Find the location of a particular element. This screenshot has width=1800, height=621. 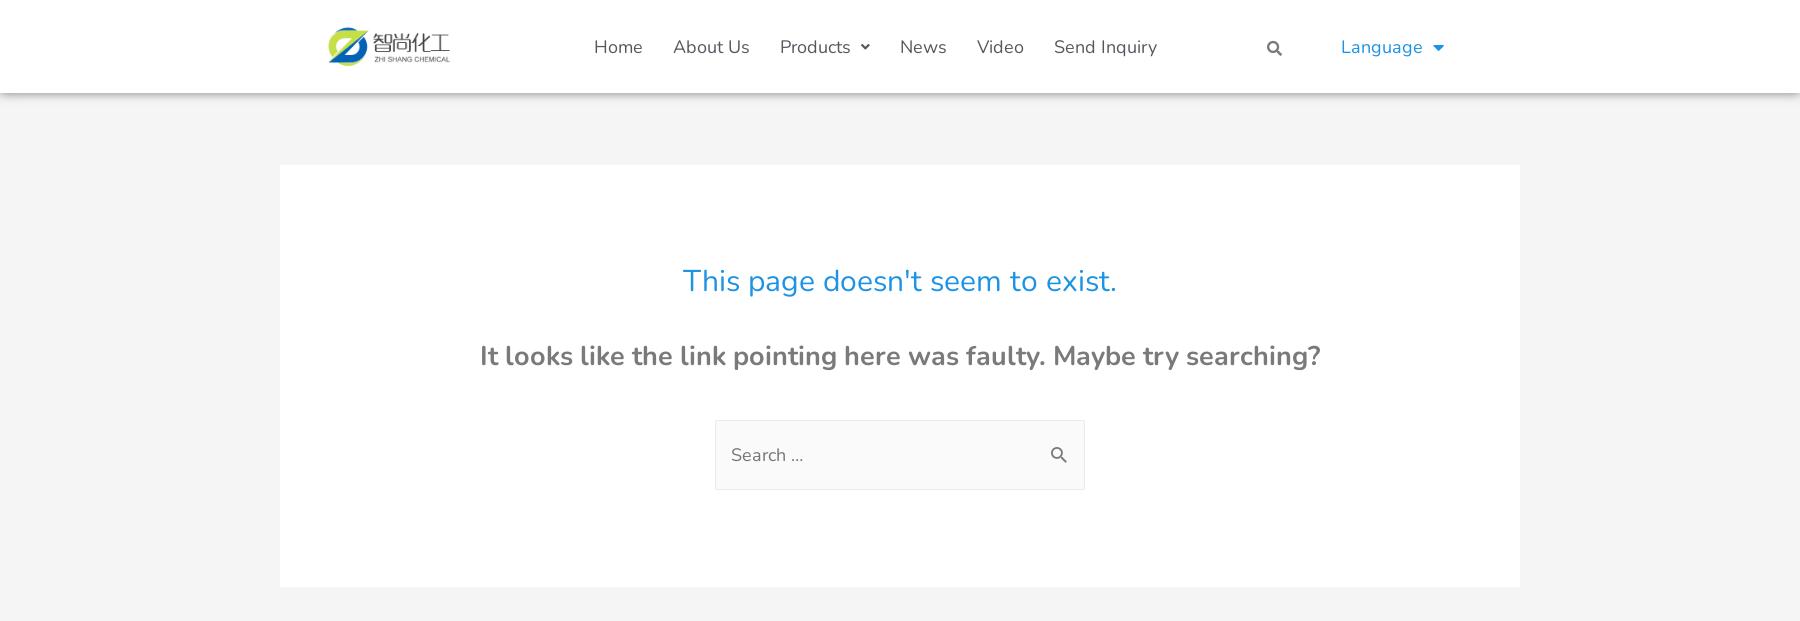

'It looks like the link pointing here was faulty. Maybe try searching?' is located at coordinates (900, 356).